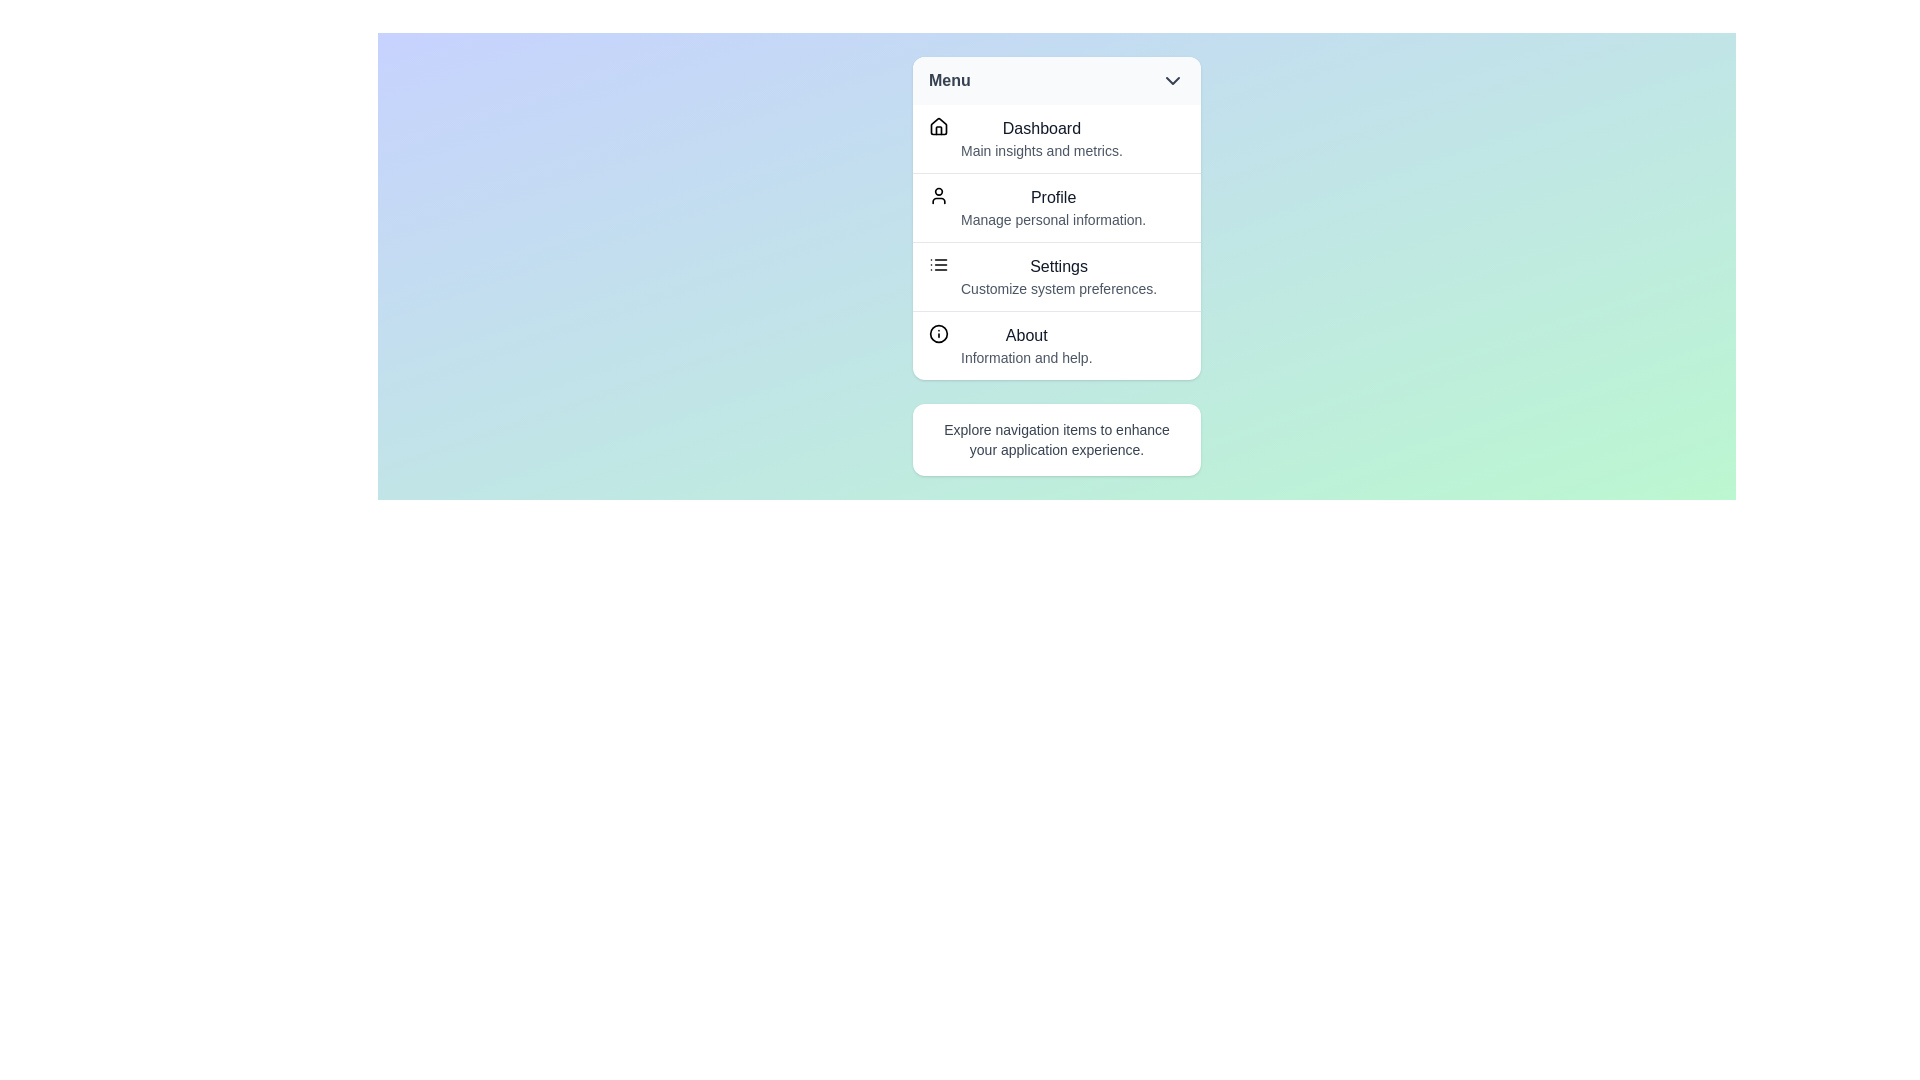  What do you see at coordinates (1055, 137) in the screenshot?
I see `the menu item labeled Dashboard` at bounding box center [1055, 137].